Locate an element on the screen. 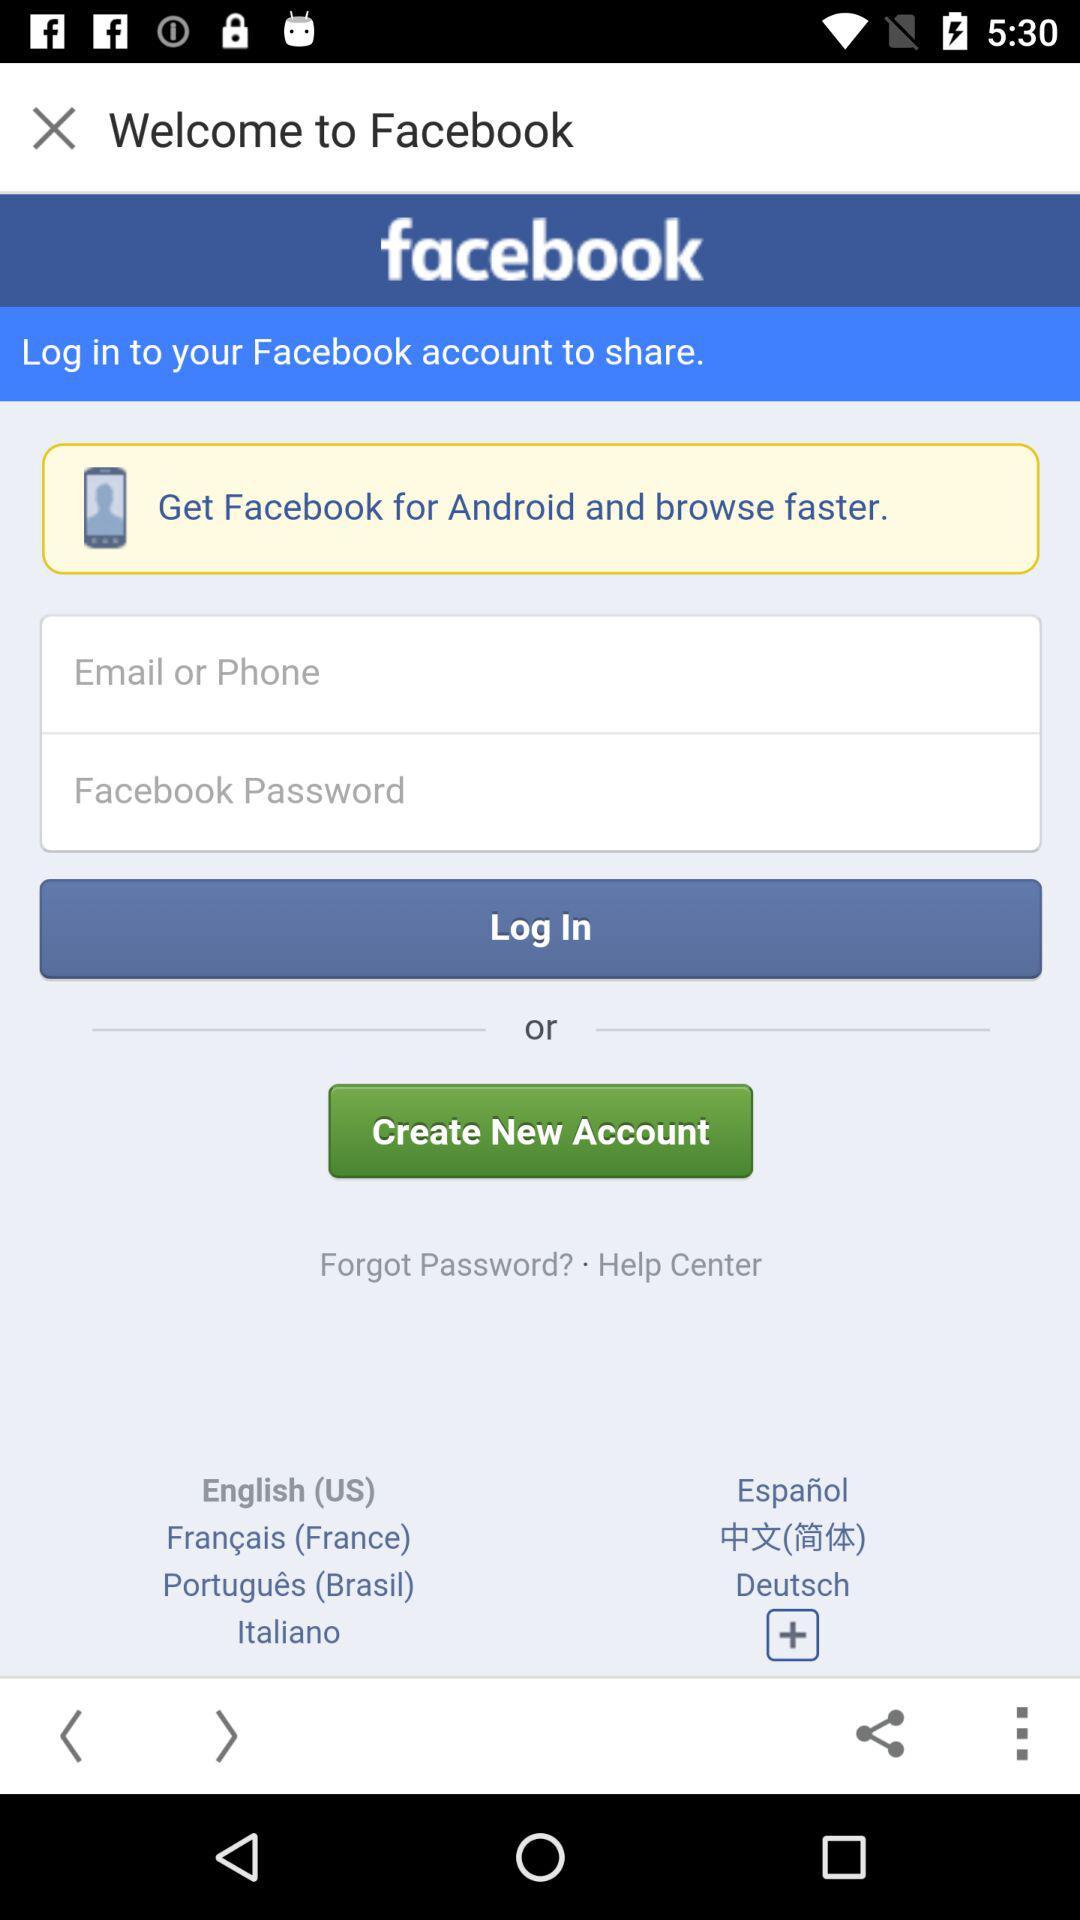 The width and height of the screenshot is (1080, 1920). the more icon is located at coordinates (1018, 1733).